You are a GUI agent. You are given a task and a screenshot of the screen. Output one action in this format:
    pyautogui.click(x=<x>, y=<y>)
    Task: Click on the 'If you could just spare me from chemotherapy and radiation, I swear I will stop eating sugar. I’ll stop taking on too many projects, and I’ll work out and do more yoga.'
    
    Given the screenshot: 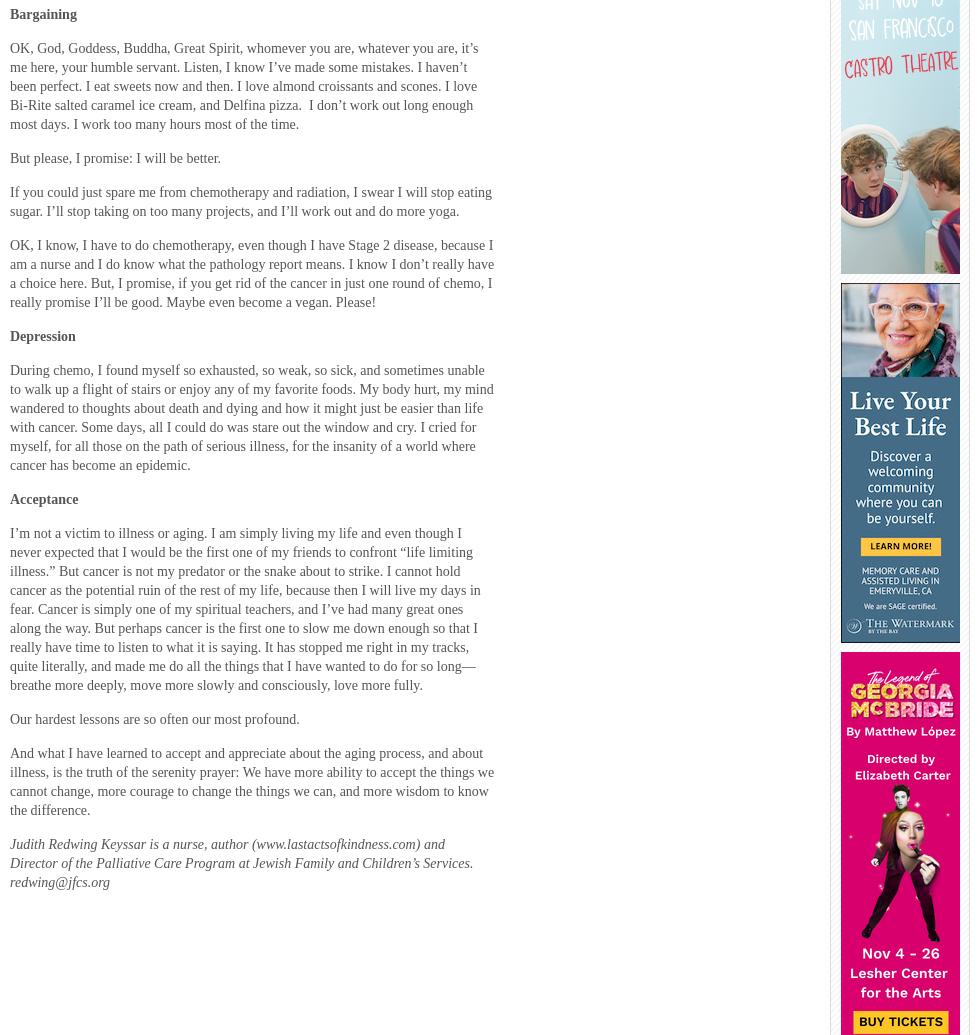 What is the action you would take?
    pyautogui.click(x=9, y=200)
    